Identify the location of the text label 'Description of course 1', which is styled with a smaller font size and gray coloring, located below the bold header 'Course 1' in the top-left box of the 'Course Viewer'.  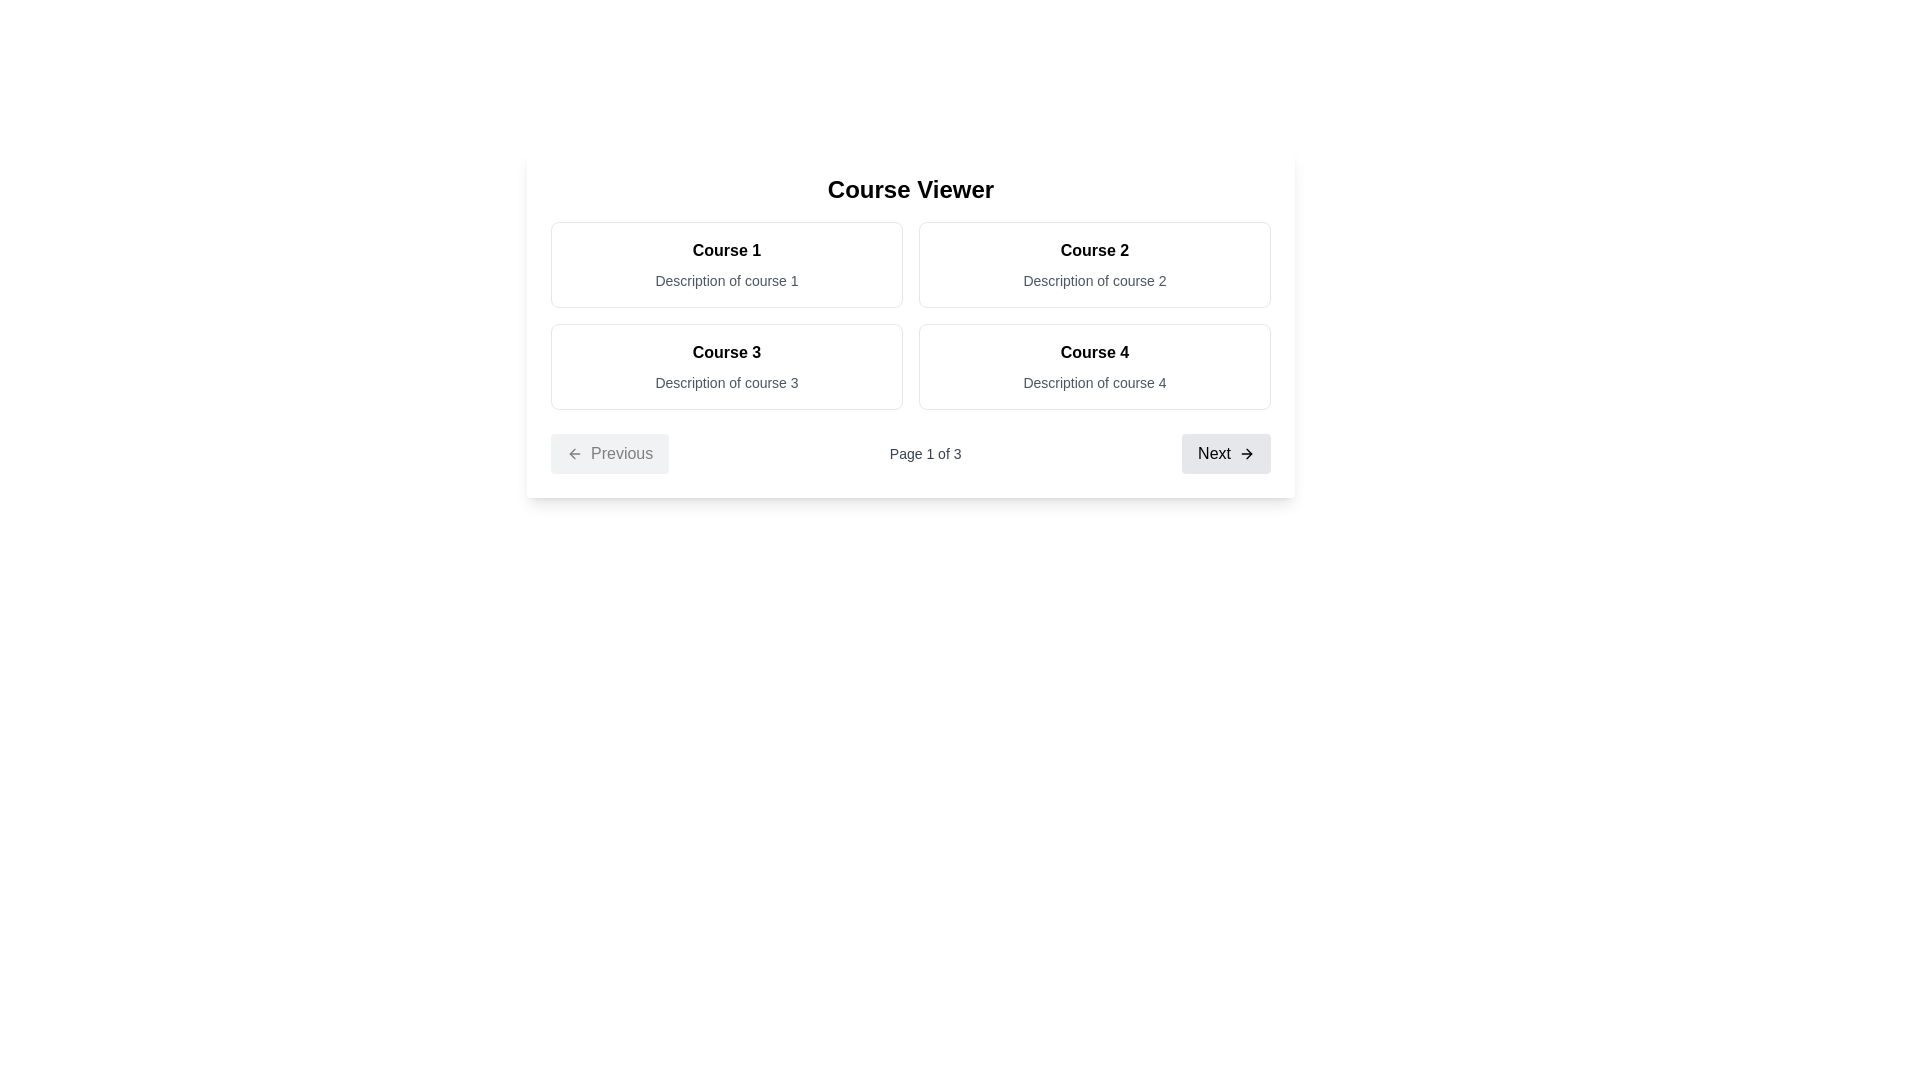
(725, 281).